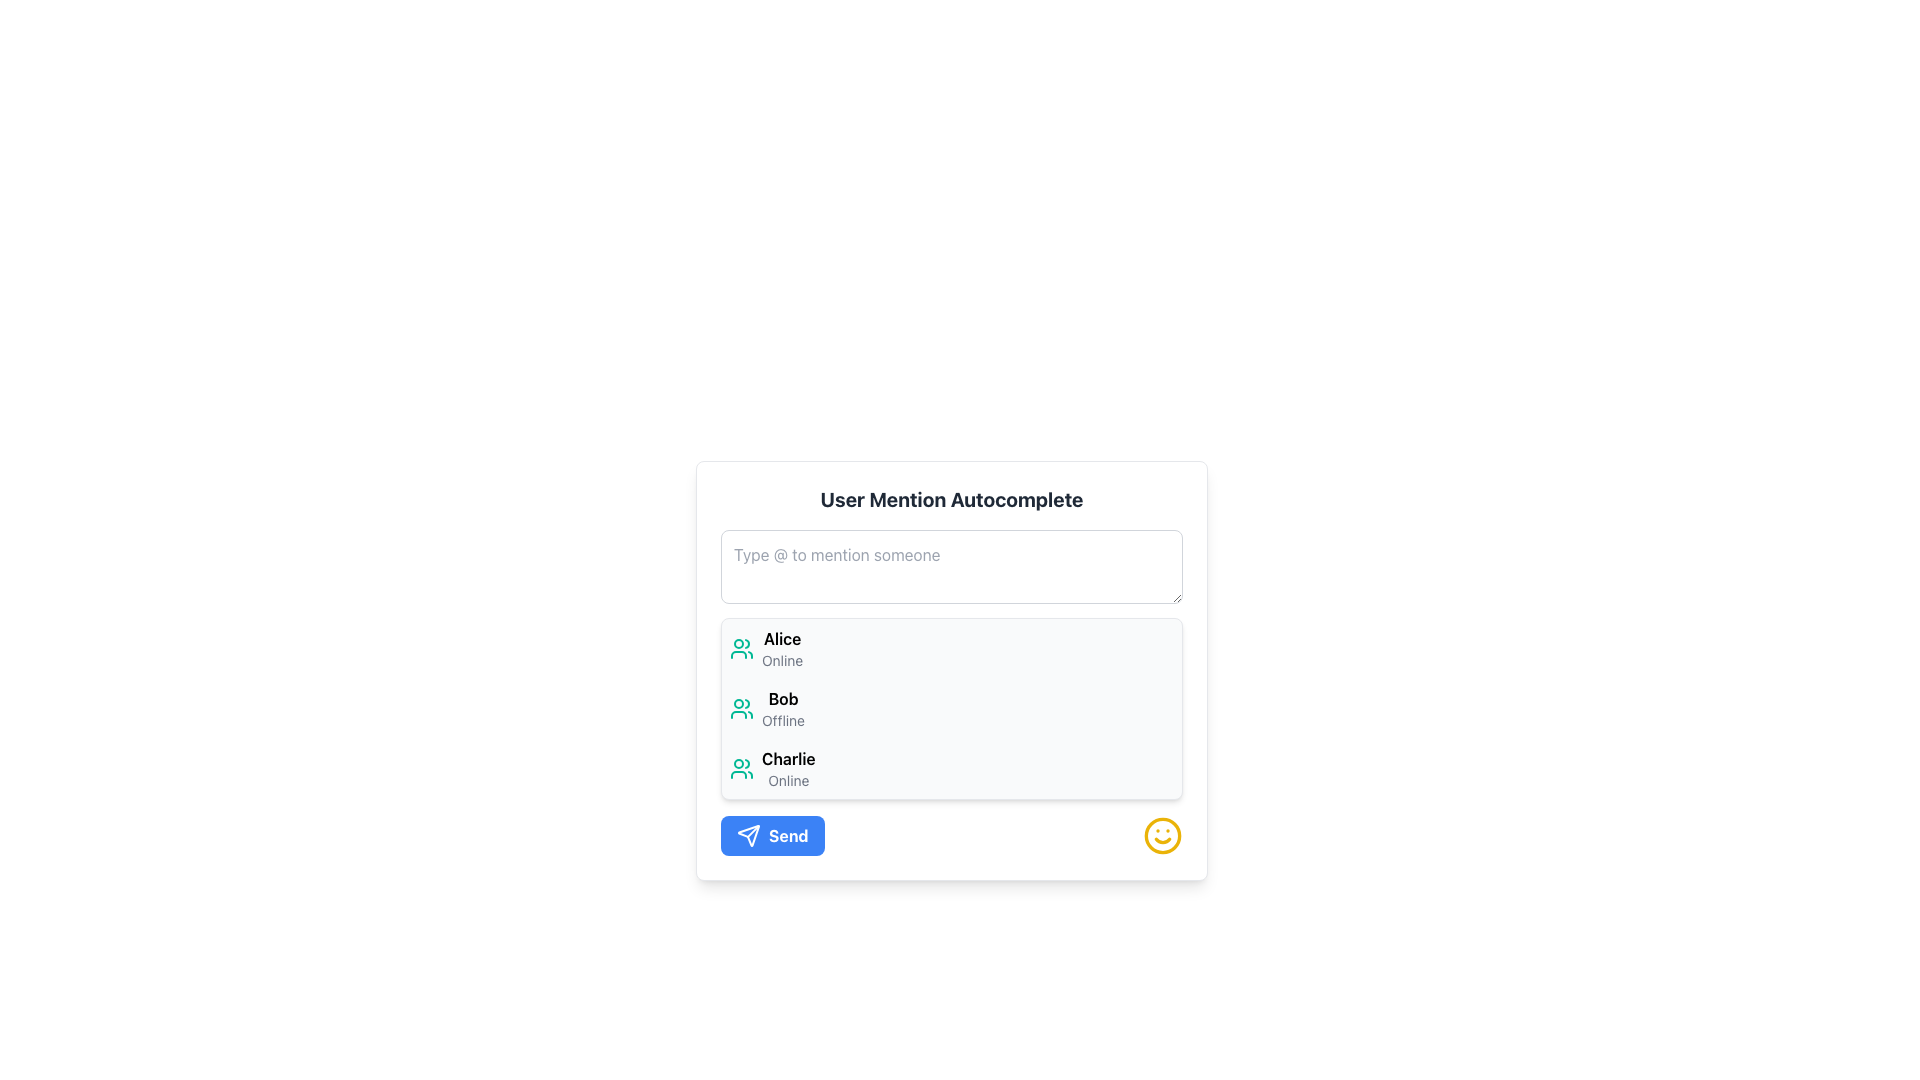  I want to click on the third user item in the dropdown list, which represents 'Charlie' and shows their availability status, so click(950, 767).